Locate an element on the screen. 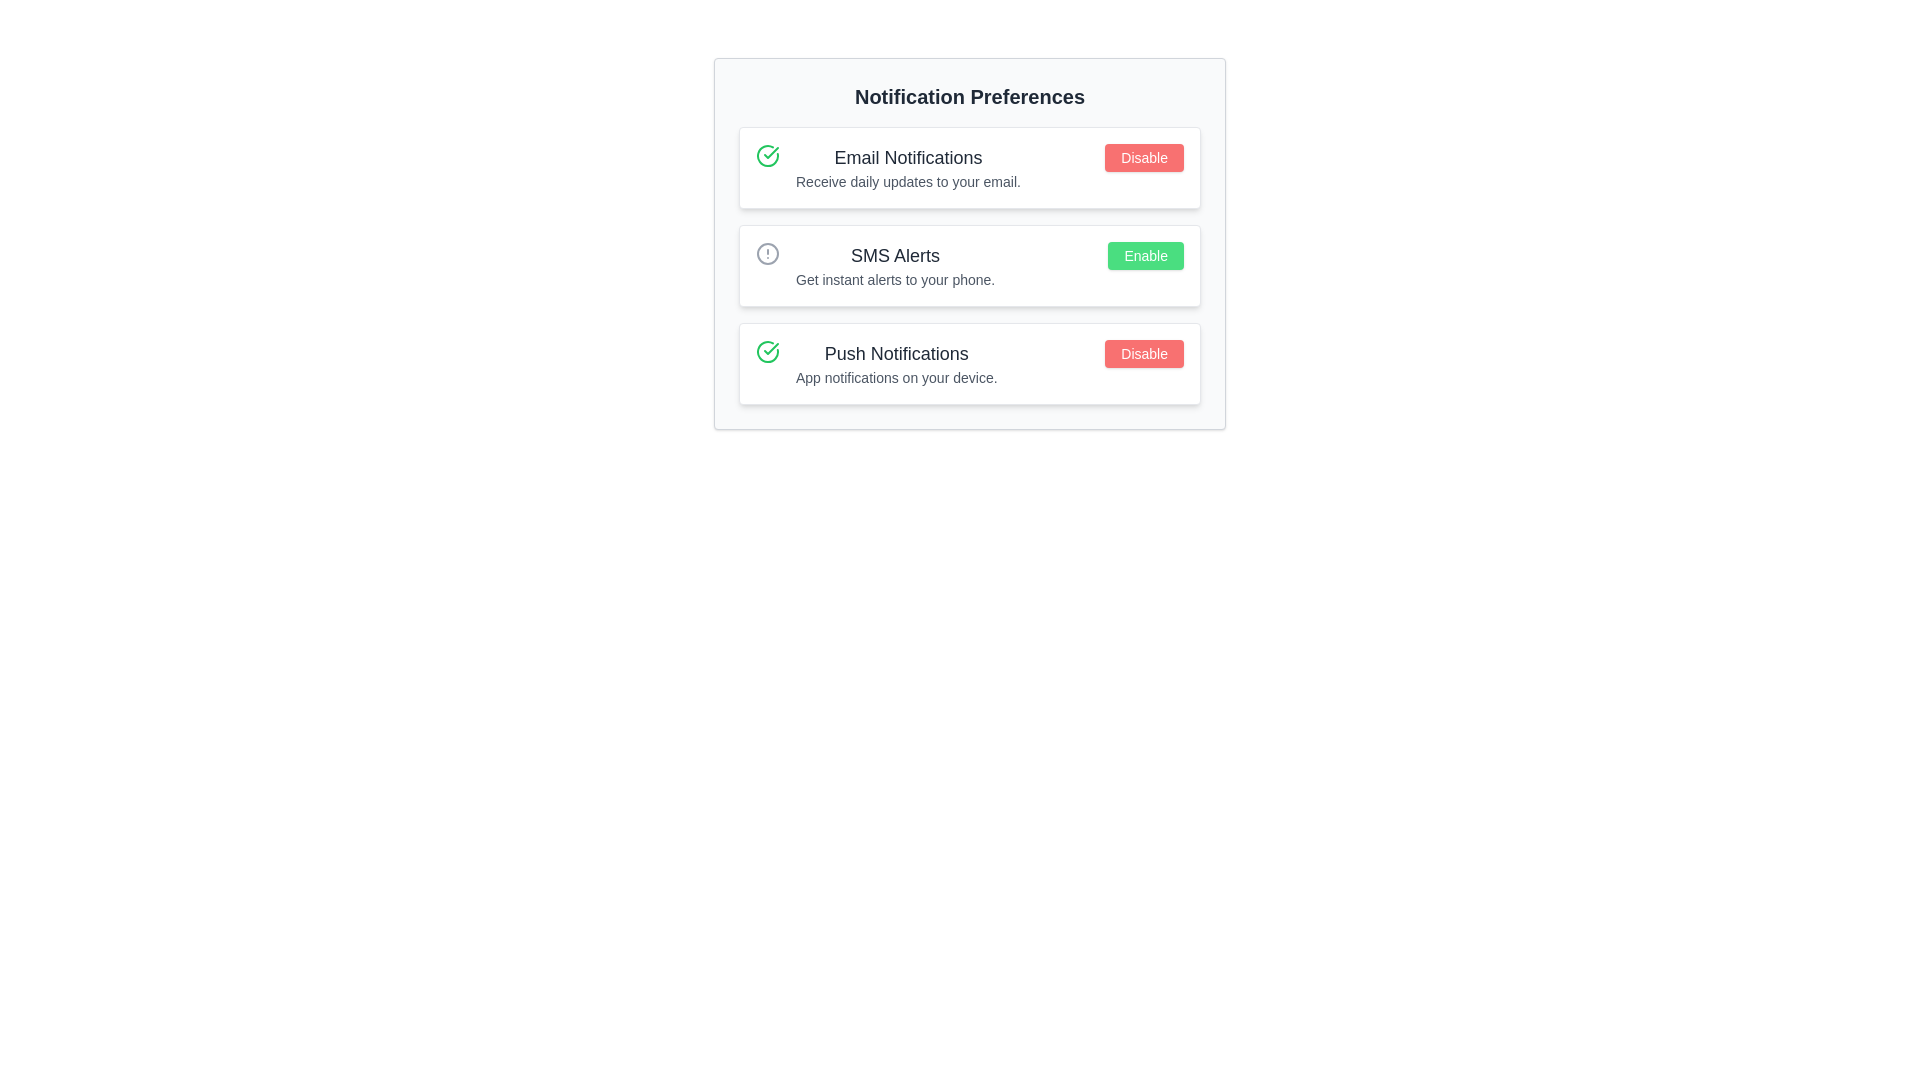  the decorative SVG element representing the checkmark status of the 'Email Notifications' option located inside the notification preferences panel is located at coordinates (767, 154).